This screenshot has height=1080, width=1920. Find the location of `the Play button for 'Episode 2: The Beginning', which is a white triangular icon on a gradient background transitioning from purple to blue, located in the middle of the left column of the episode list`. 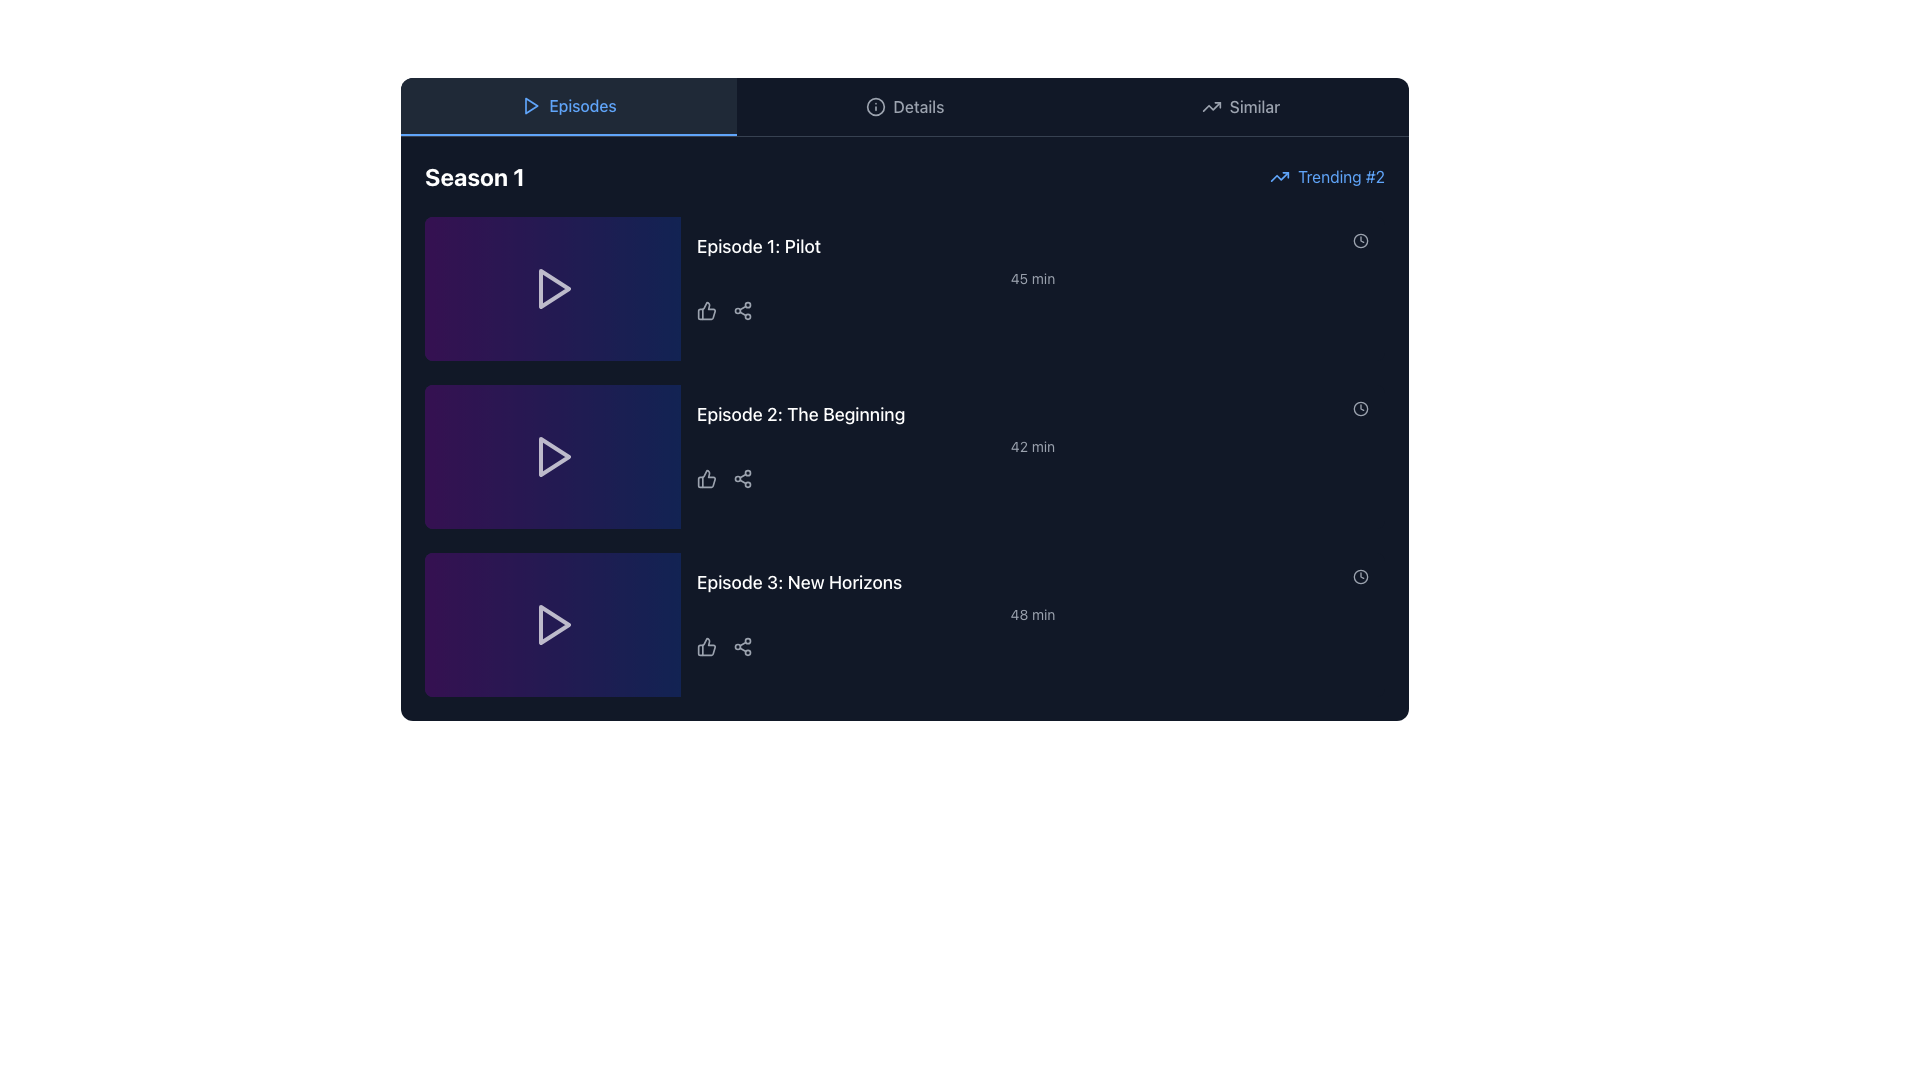

the Play button for 'Episode 2: The Beginning', which is a white triangular icon on a gradient background transitioning from purple to blue, located in the middle of the left column of the episode list is located at coordinates (552, 456).